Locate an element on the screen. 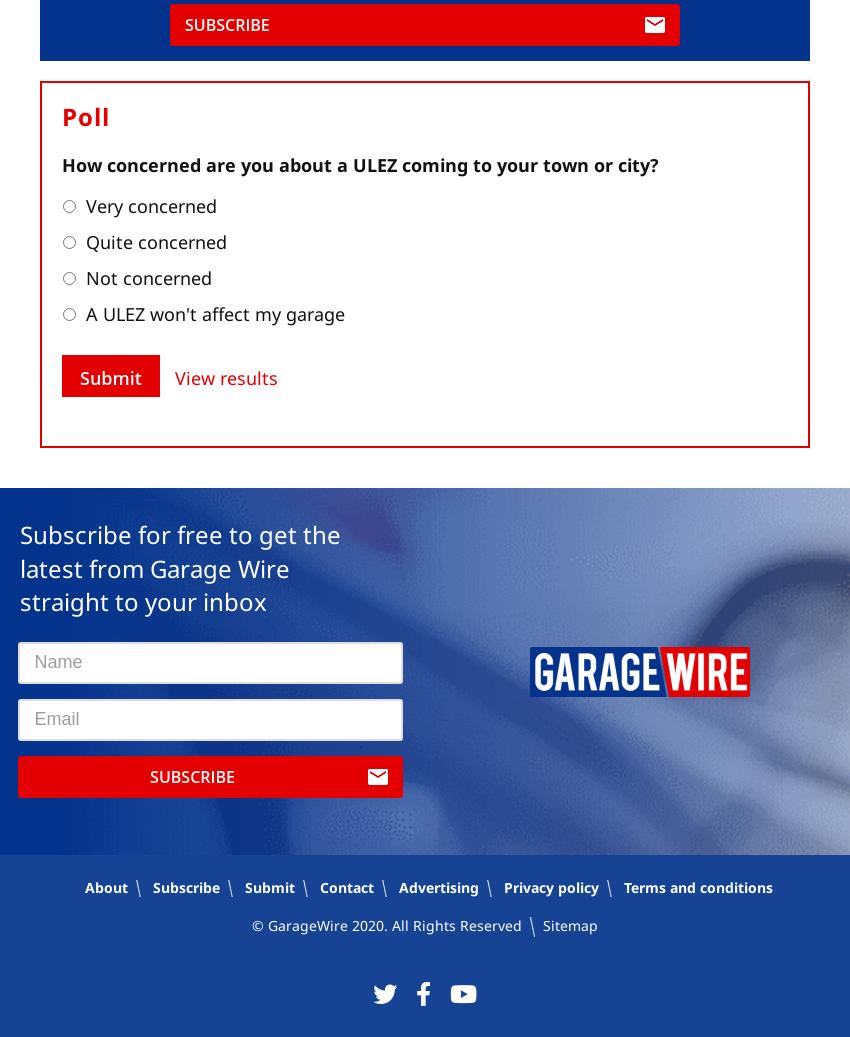 This screenshot has height=1037, width=850. '© GarageWire 2020. All Rights Reserved' is located at coordinates (391, 924).